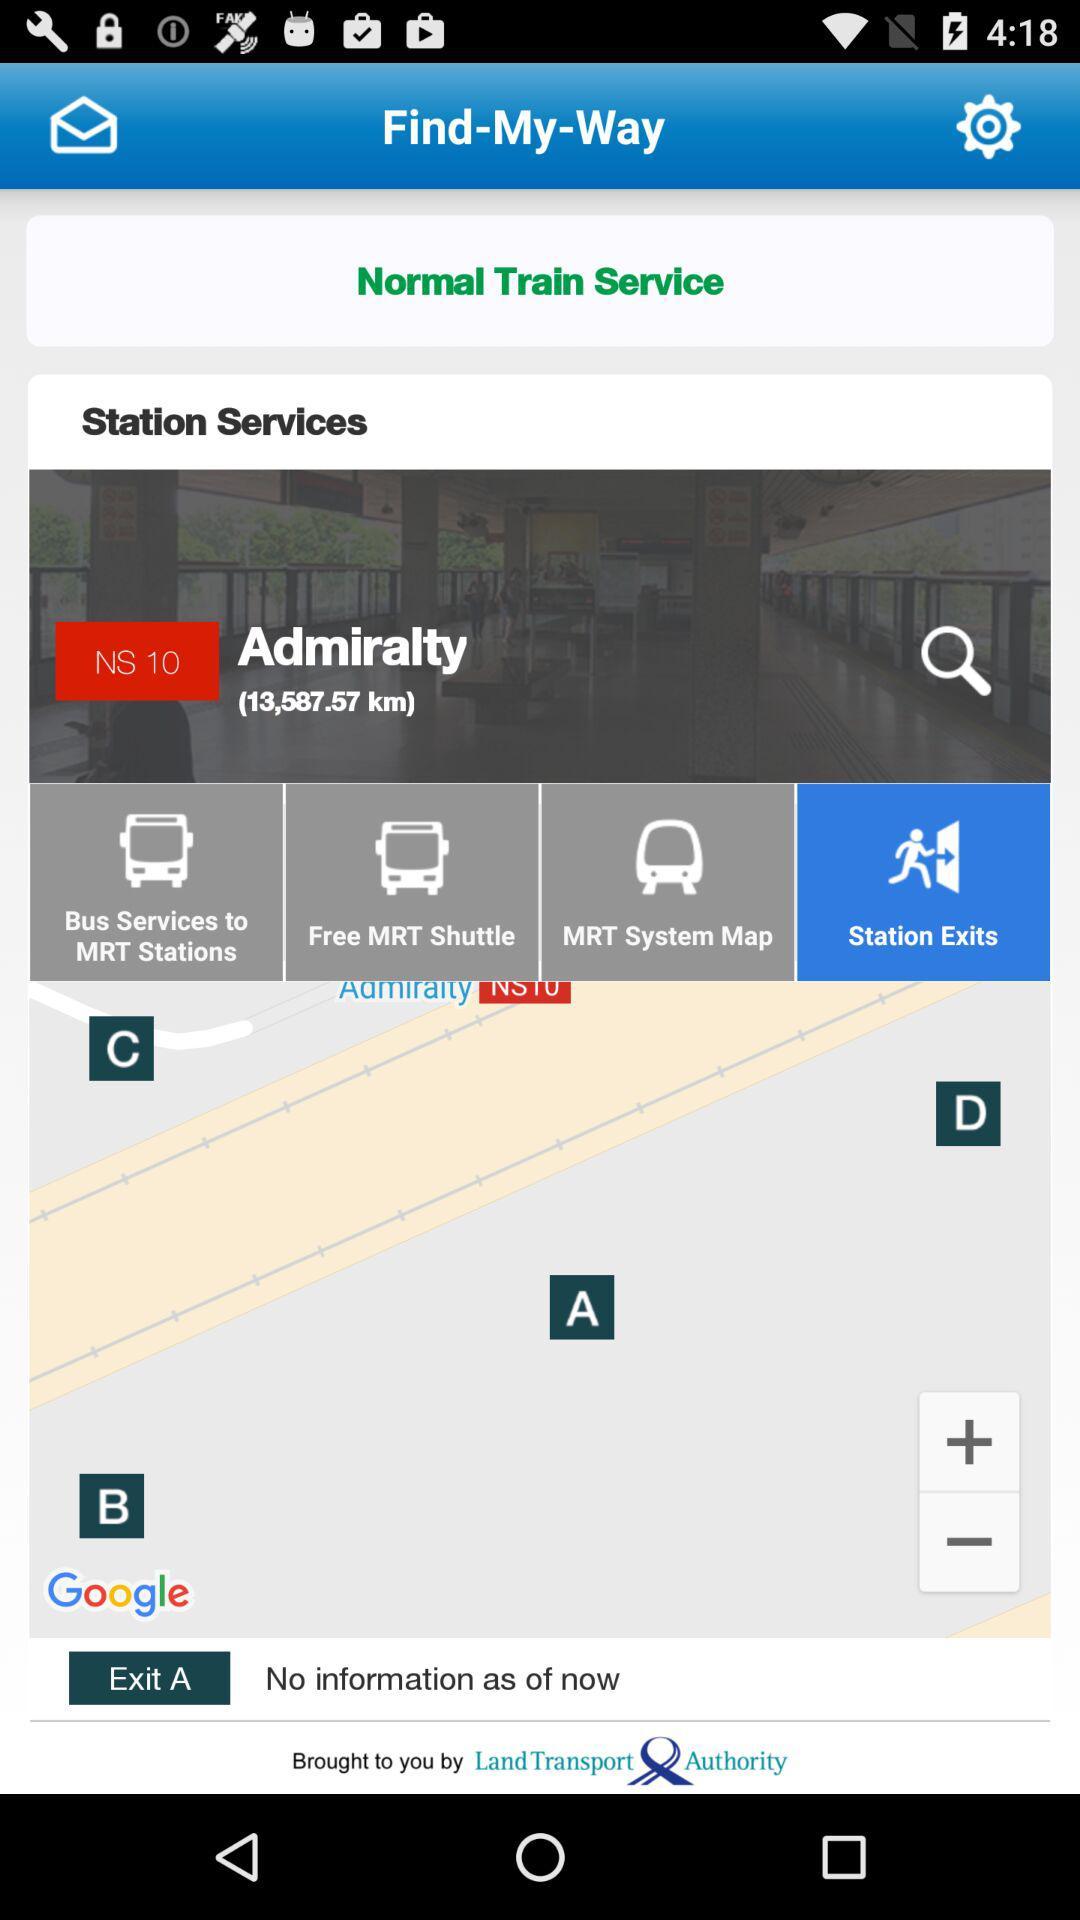  Describe the element at coordinates (968, 1540) in the screenshot. I see `the add icon` at that location.